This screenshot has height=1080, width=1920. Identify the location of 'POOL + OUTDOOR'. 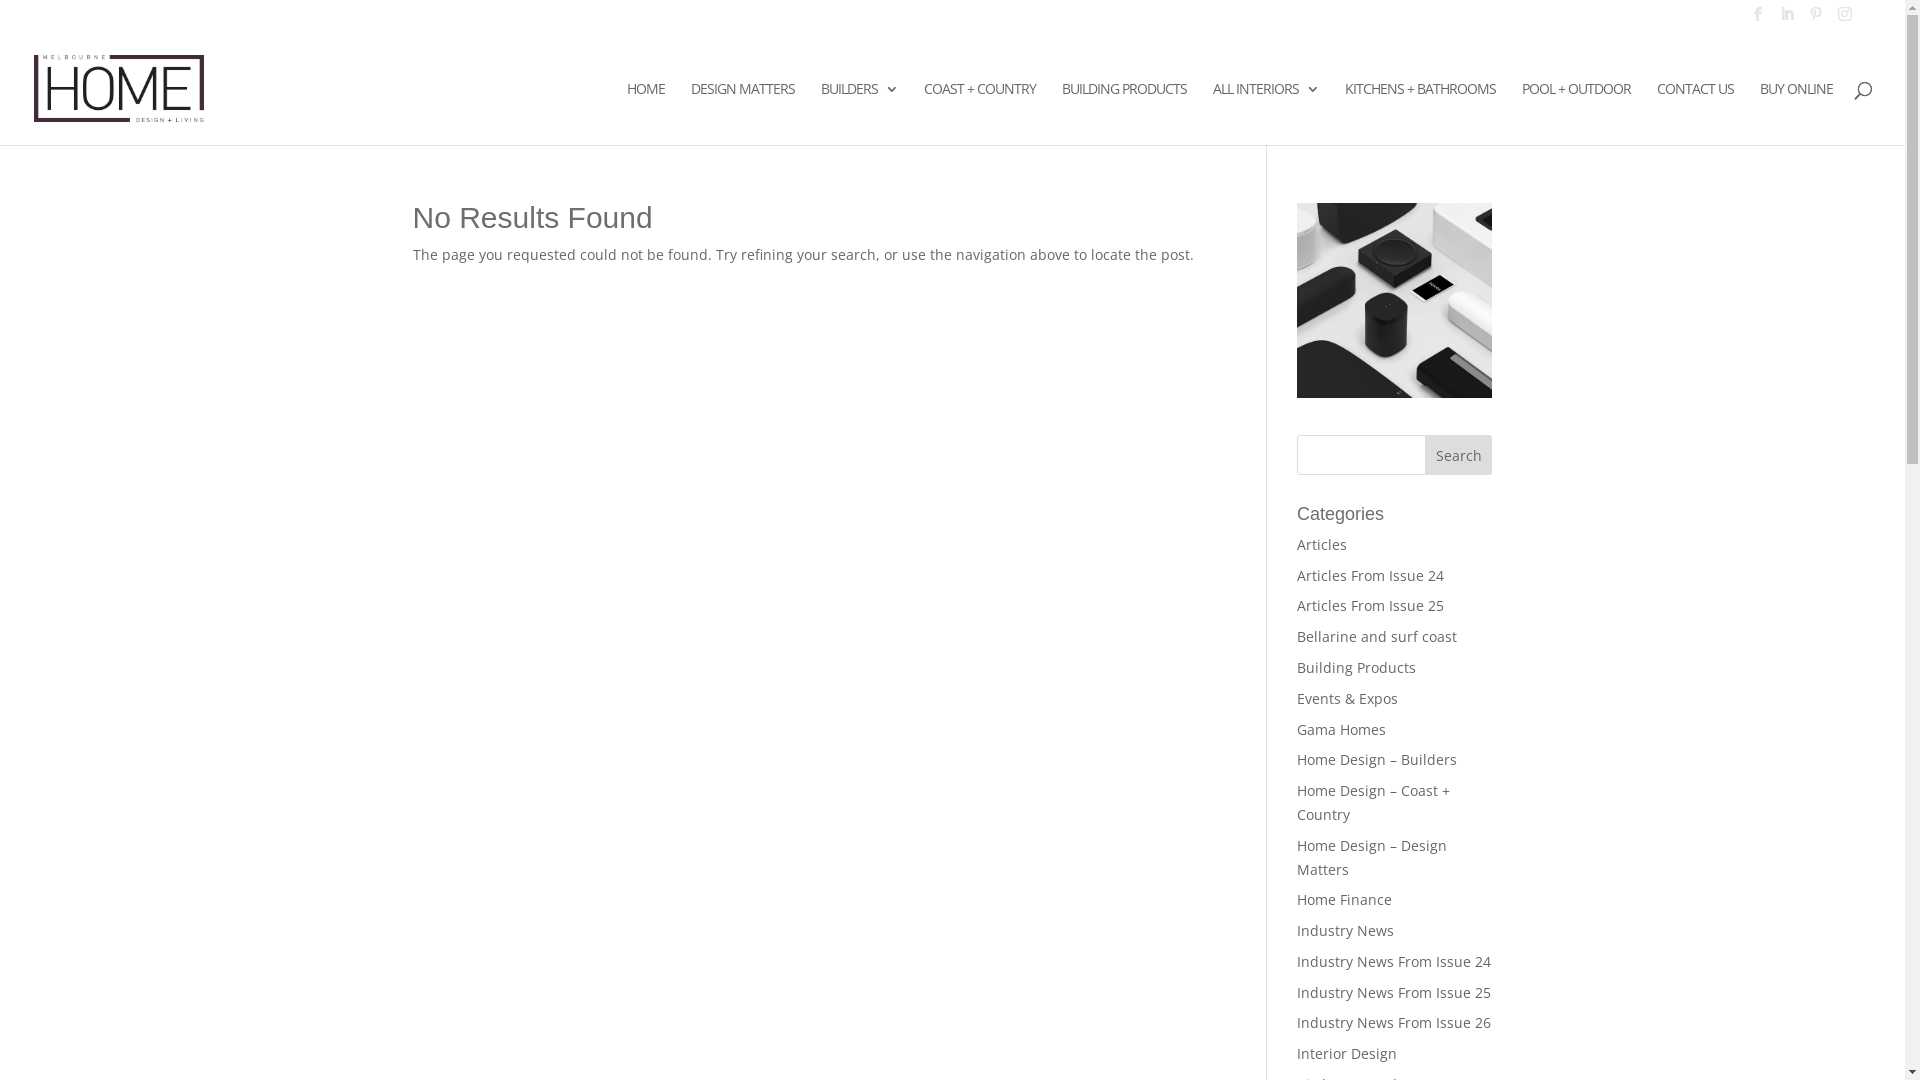
(1575, 113).